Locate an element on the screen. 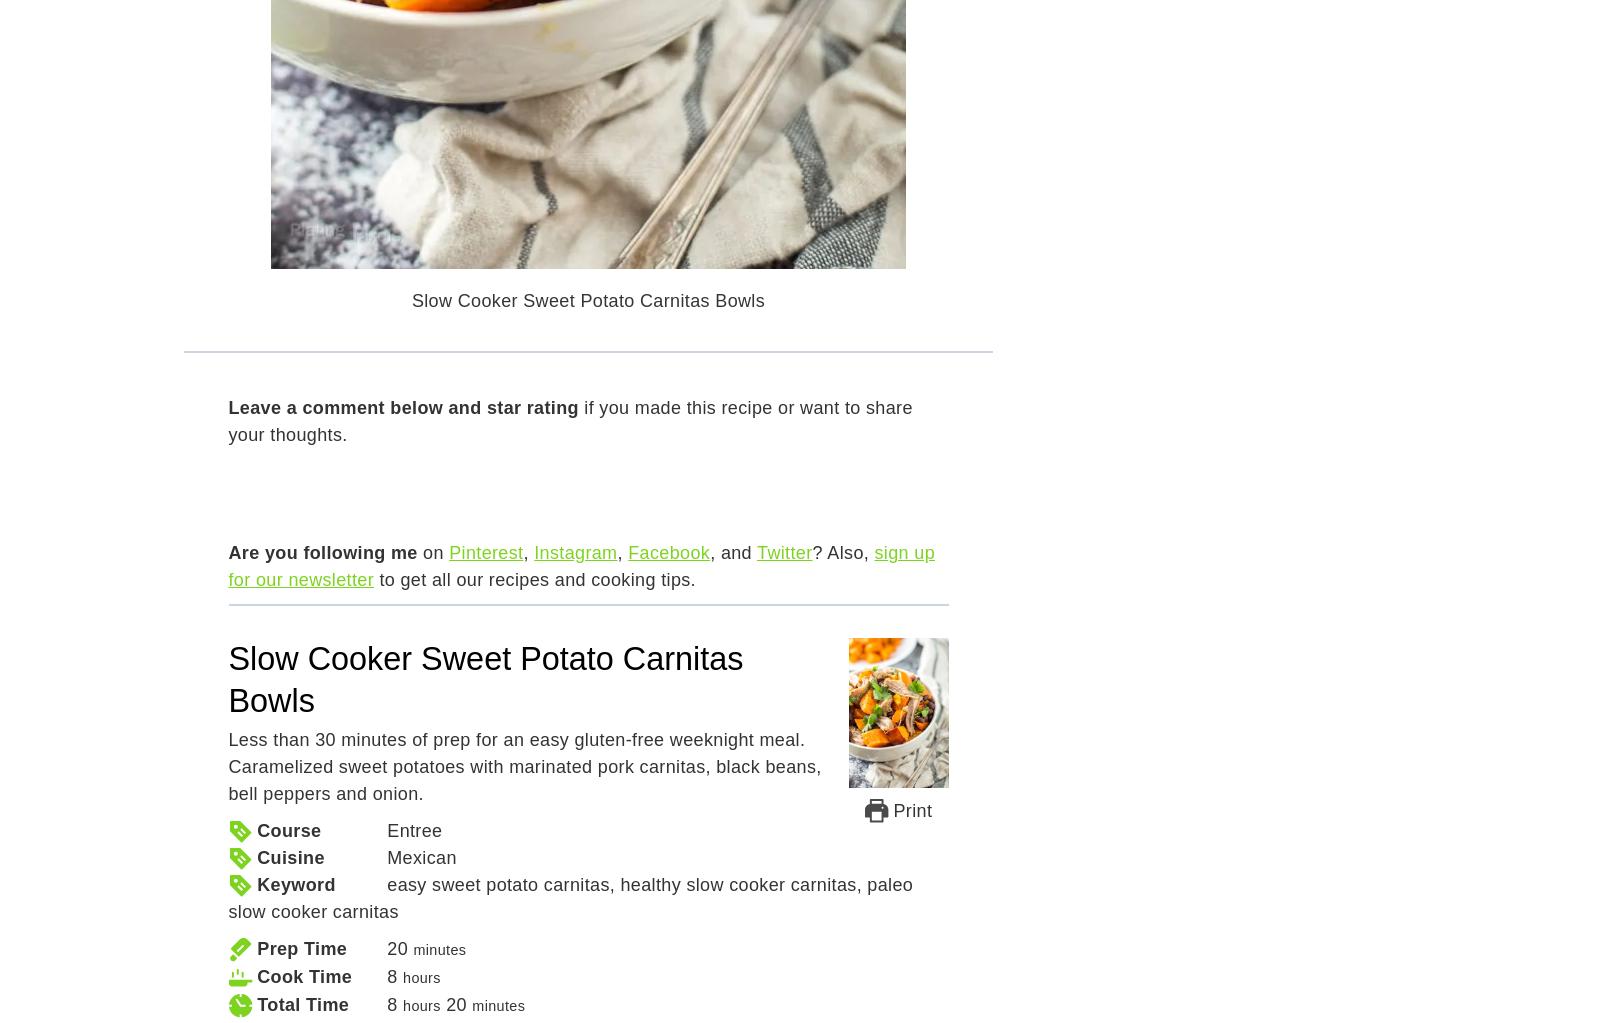 Image resolution: width=1600 pixels, height=1023 pixels. 'easy sweet potato carnitas, healthy slow cooker carnitas, paleo slow cooker carnitas' is located at coordinates (569, 898).